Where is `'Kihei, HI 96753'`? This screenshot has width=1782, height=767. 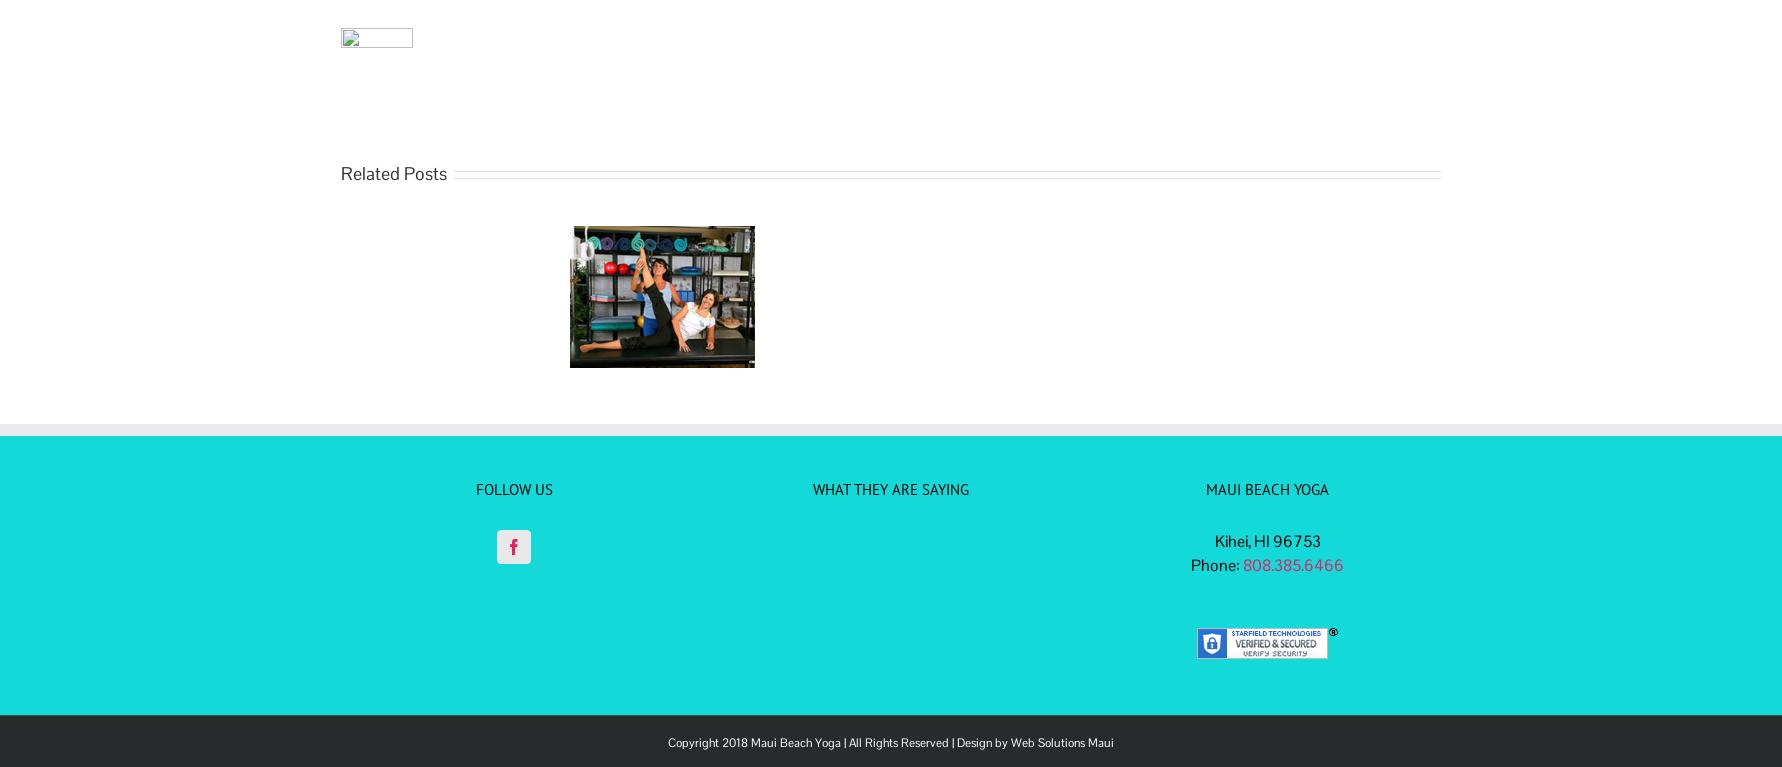 'Kihei, HI 96753' is located at coordinates (1267, 540).